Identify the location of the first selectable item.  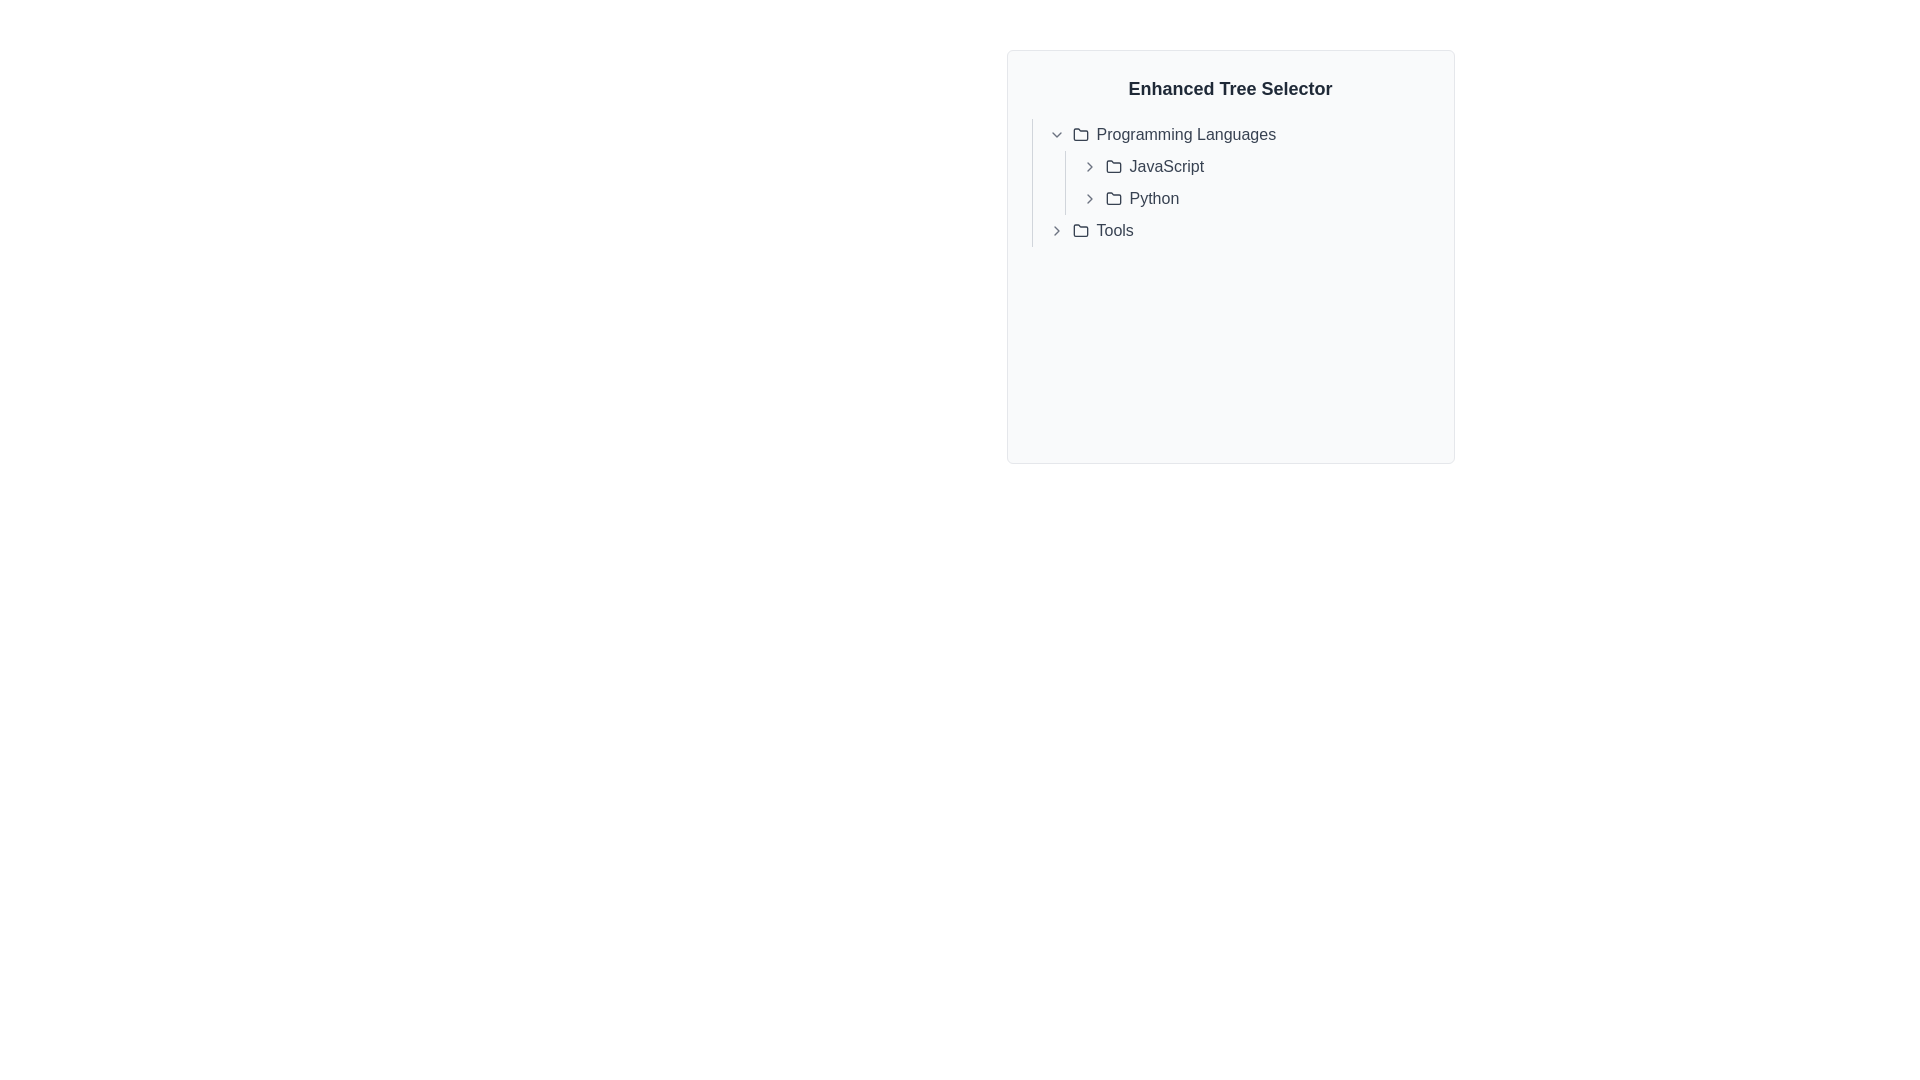
(1254, 165).